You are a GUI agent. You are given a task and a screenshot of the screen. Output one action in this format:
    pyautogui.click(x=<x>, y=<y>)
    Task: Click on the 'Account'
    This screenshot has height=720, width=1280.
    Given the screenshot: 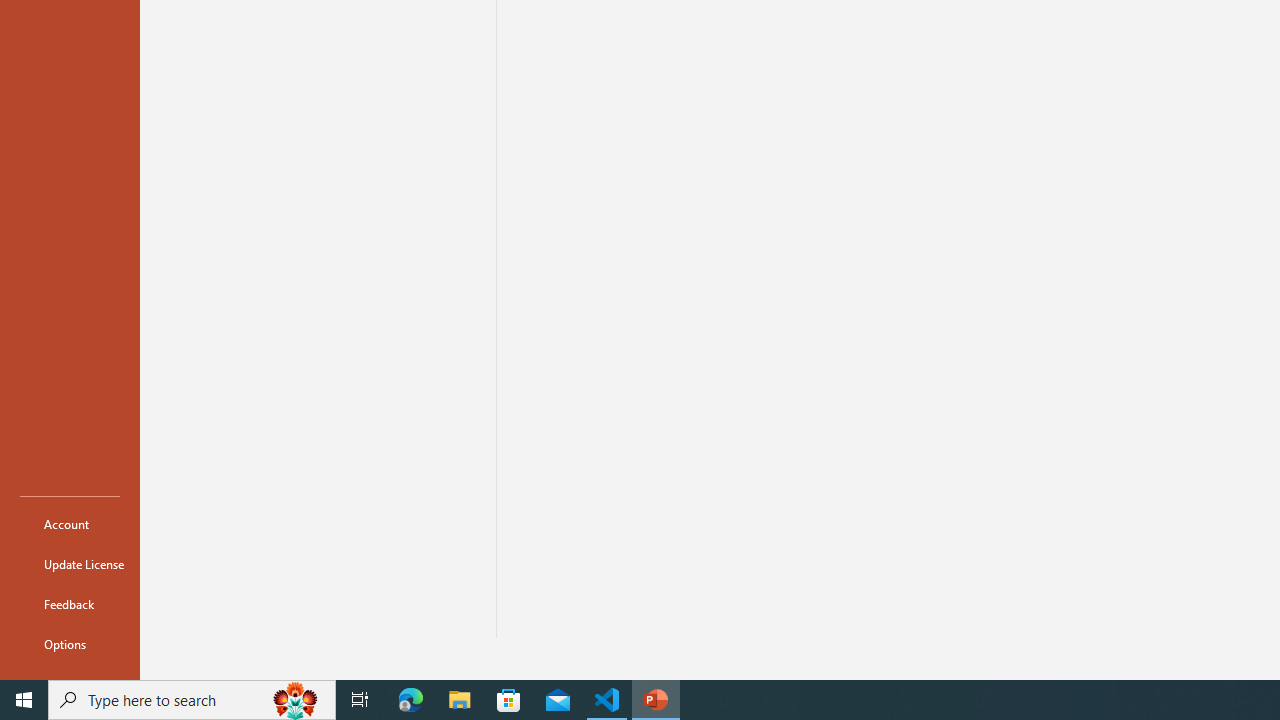 What is the action you would take?
    pyautogui.click(x=69, y=523)
    